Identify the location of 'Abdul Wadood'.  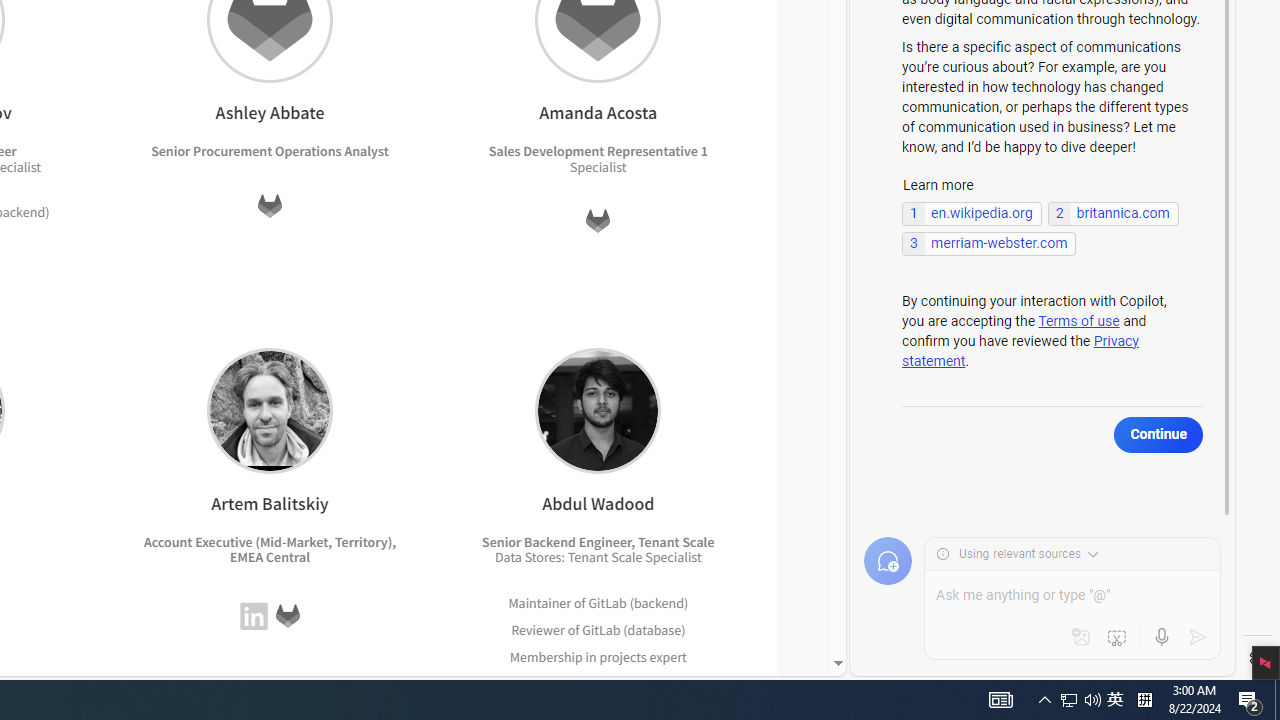
(597, 409).